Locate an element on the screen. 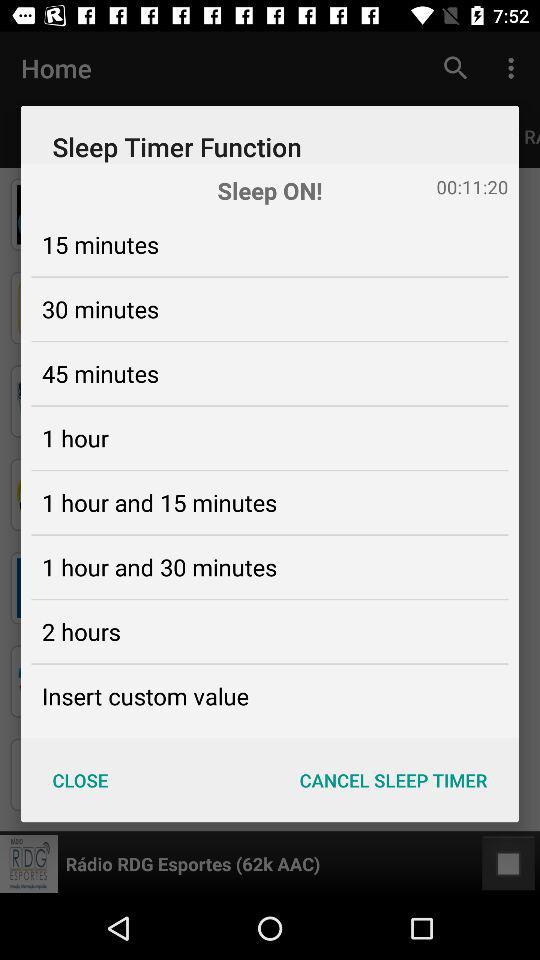 This screenshot has width=540, height=960. item below the insert custom value icon is located at coordinates (79, 779).